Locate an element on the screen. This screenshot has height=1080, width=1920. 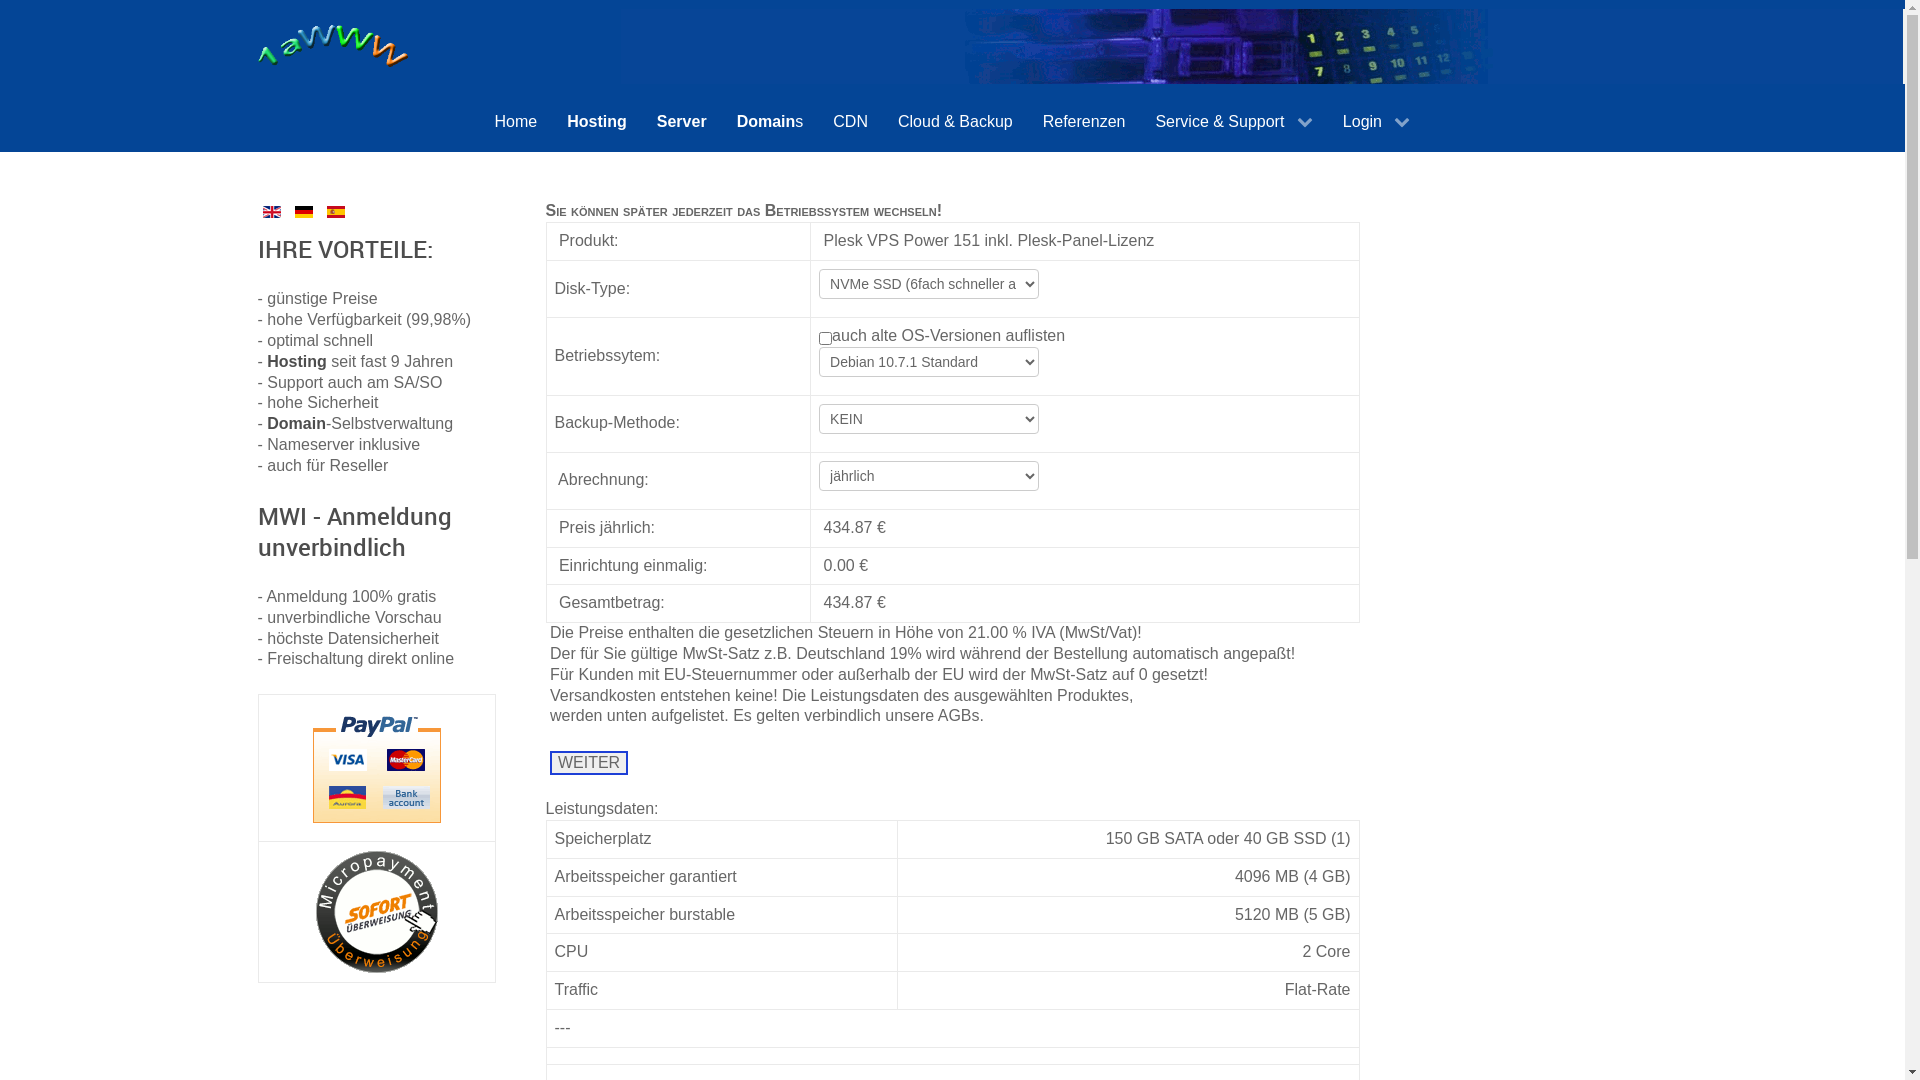
'WEITER' is located at coordinates (588, 763).